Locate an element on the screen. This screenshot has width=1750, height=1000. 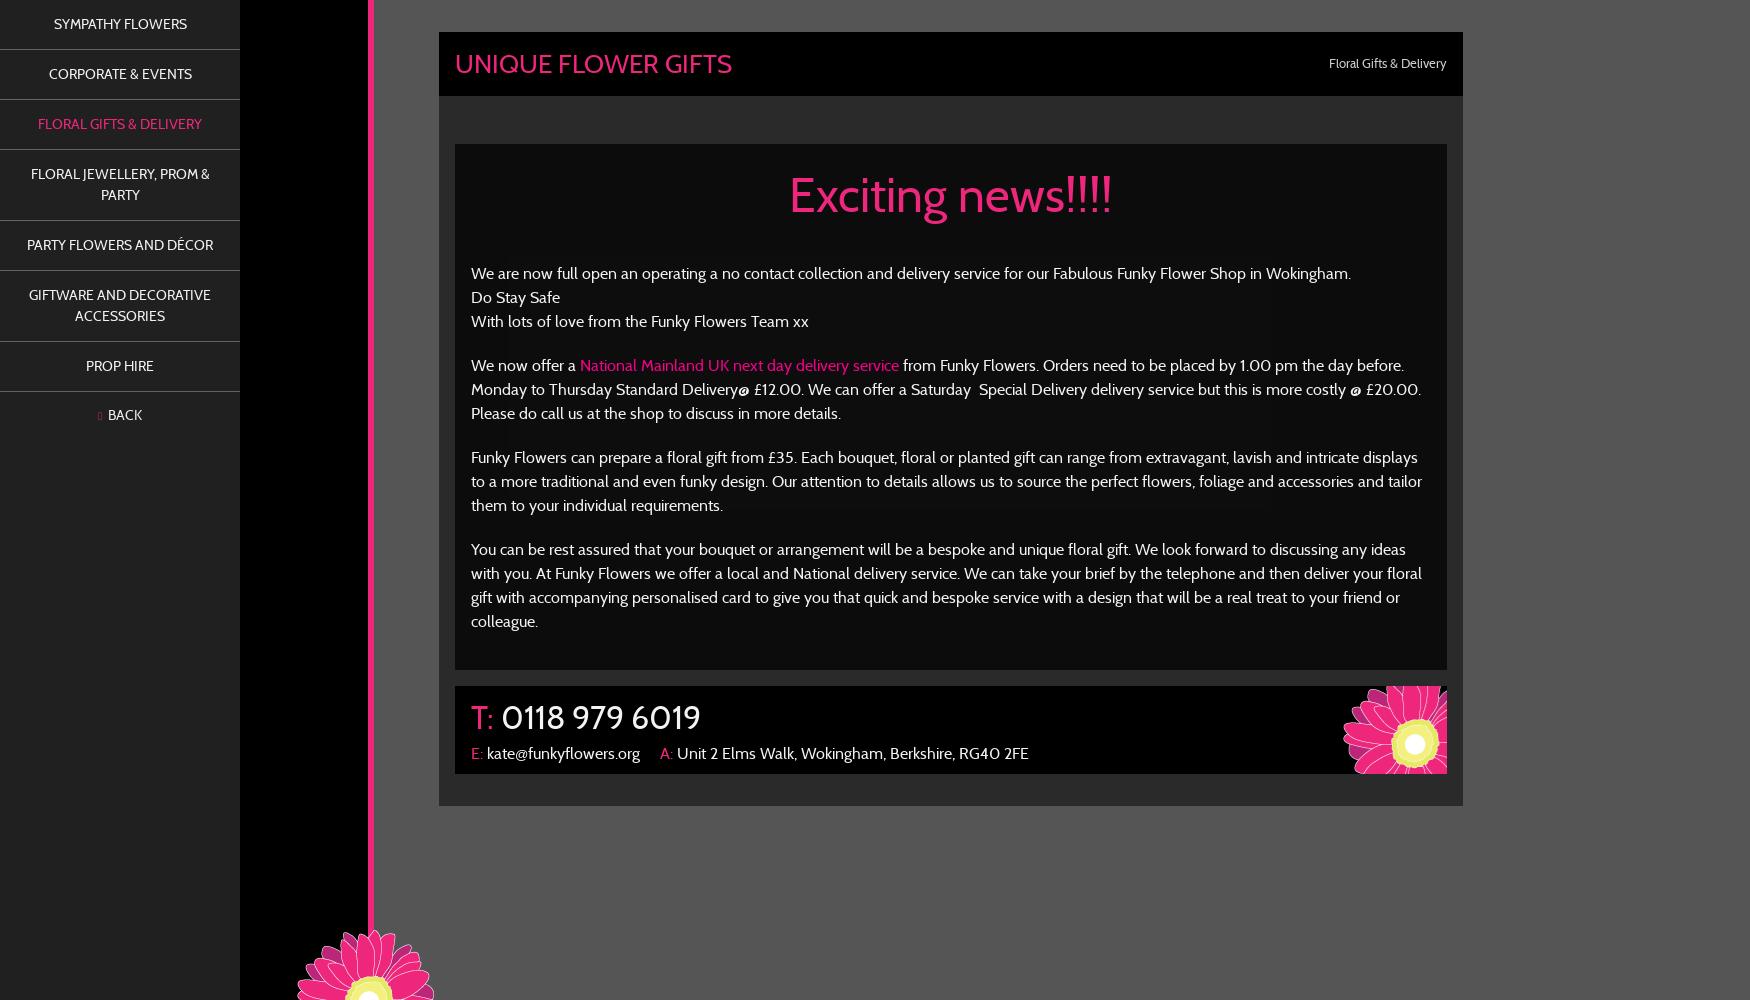
'Saturday  Special Delivery delivery service but this is more costly @ £20.00.' is located at coordinates (1165, 389).